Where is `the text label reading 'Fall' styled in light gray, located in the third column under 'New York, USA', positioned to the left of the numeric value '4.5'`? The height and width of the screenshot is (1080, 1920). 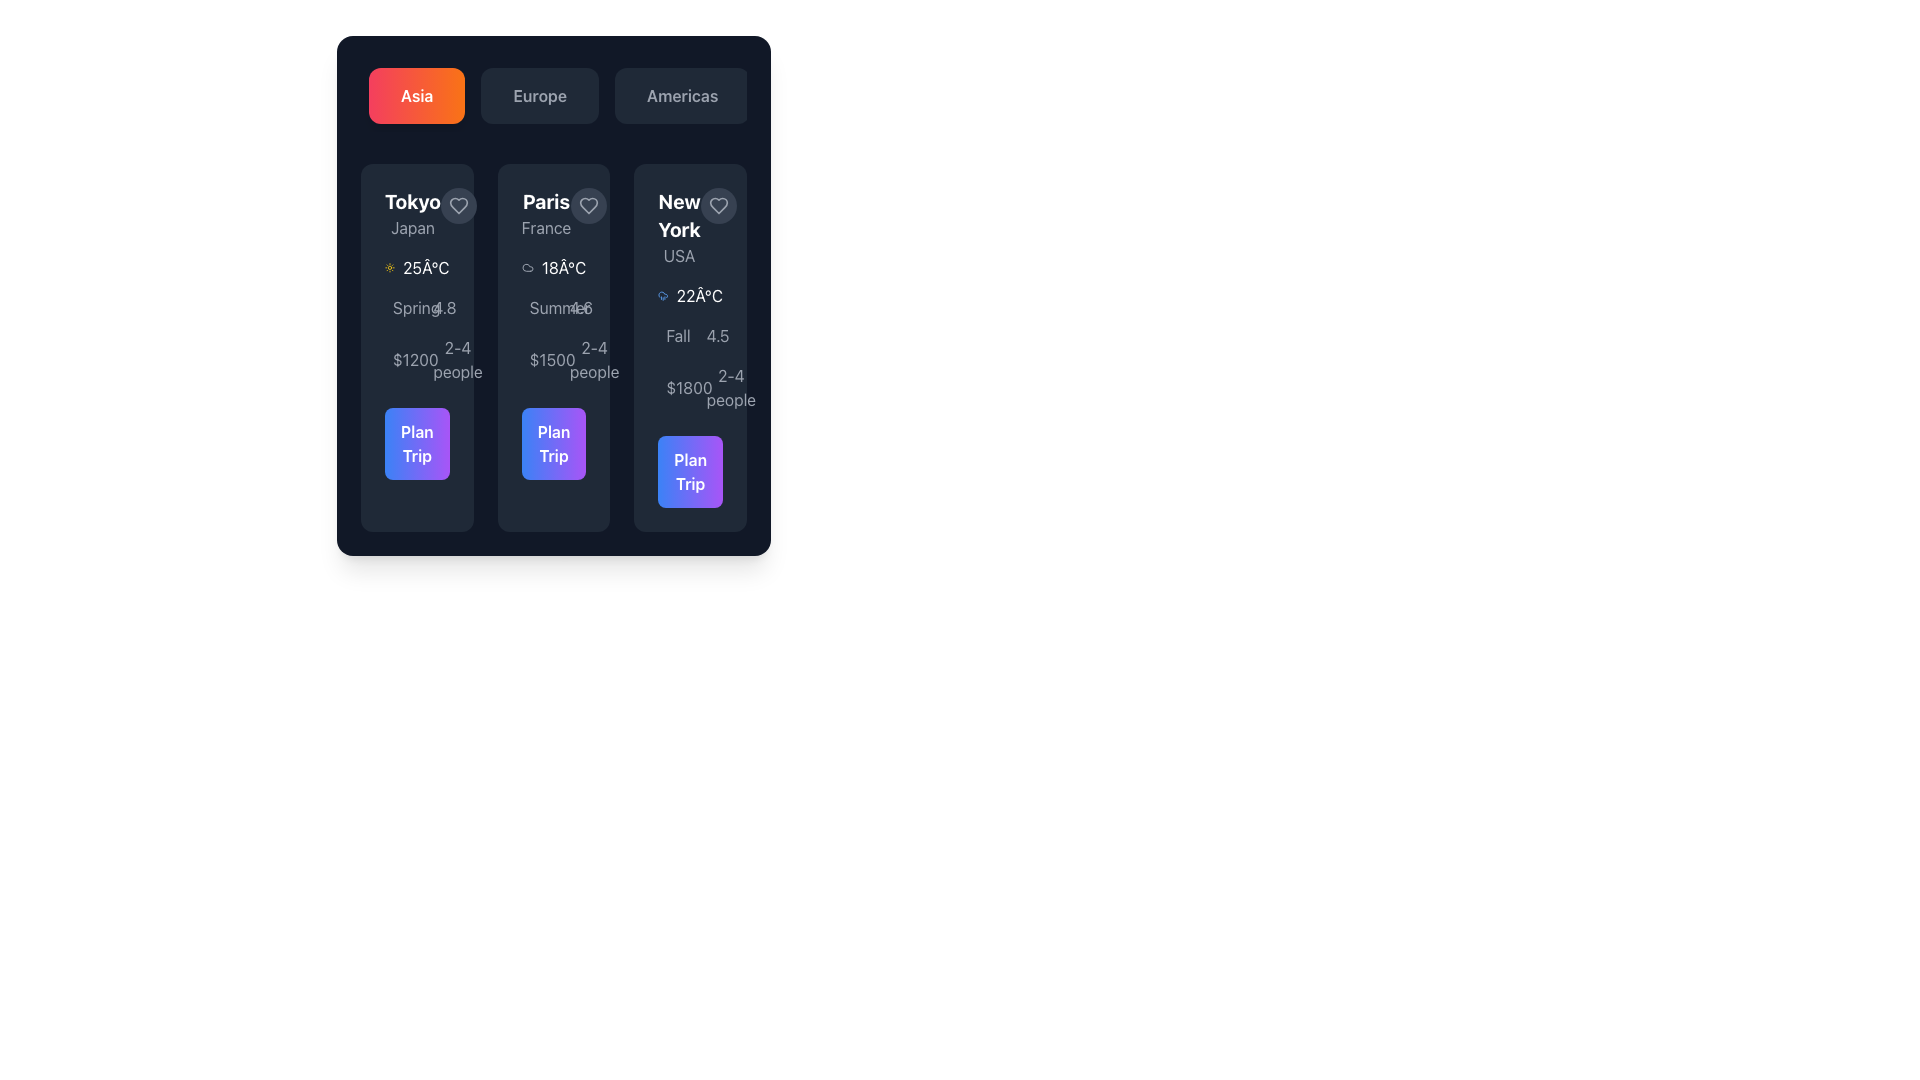
the text label reading 'Fall' styled in light gray, located in the third column under 'New York, USA', positioned to the left of the numeric value '4.5' is located at coordinates (678, 334).